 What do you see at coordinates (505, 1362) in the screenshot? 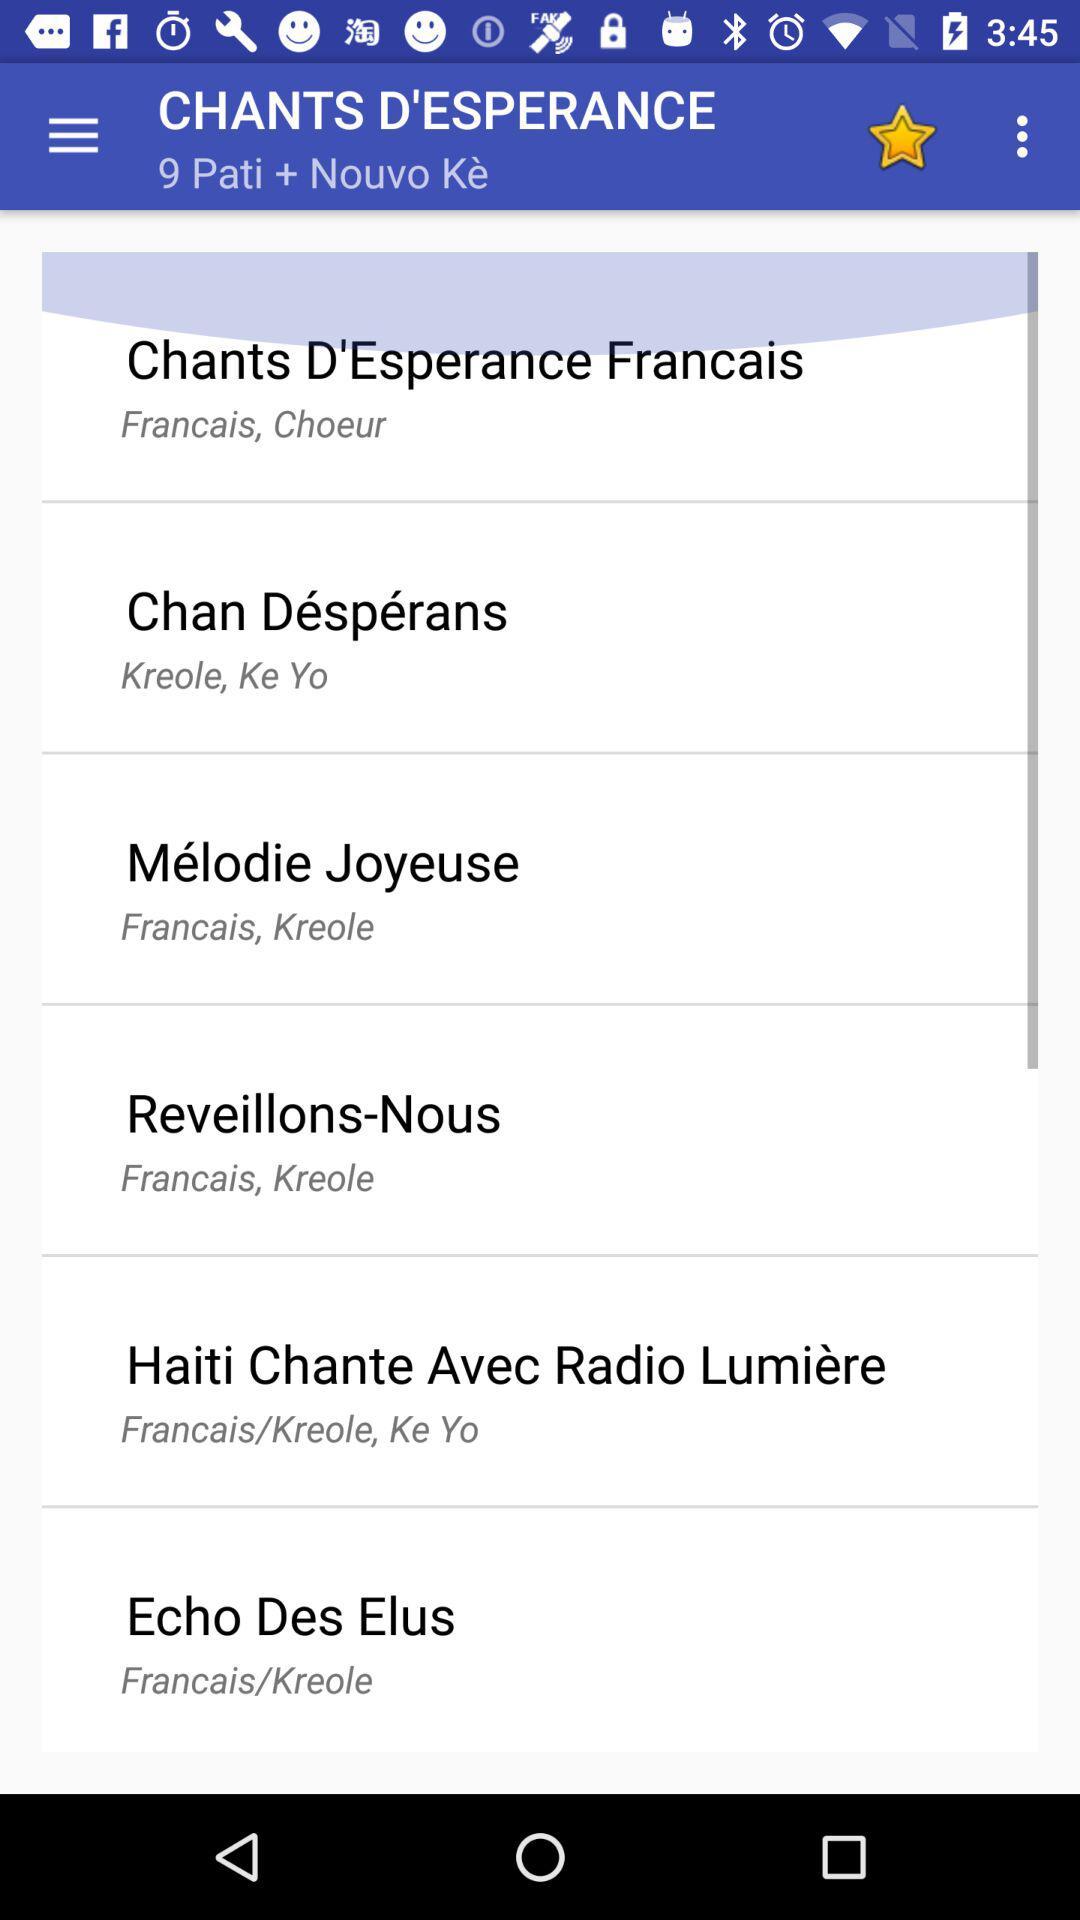
I see `haiti chante avec item` at bounding box center [505, 1362].